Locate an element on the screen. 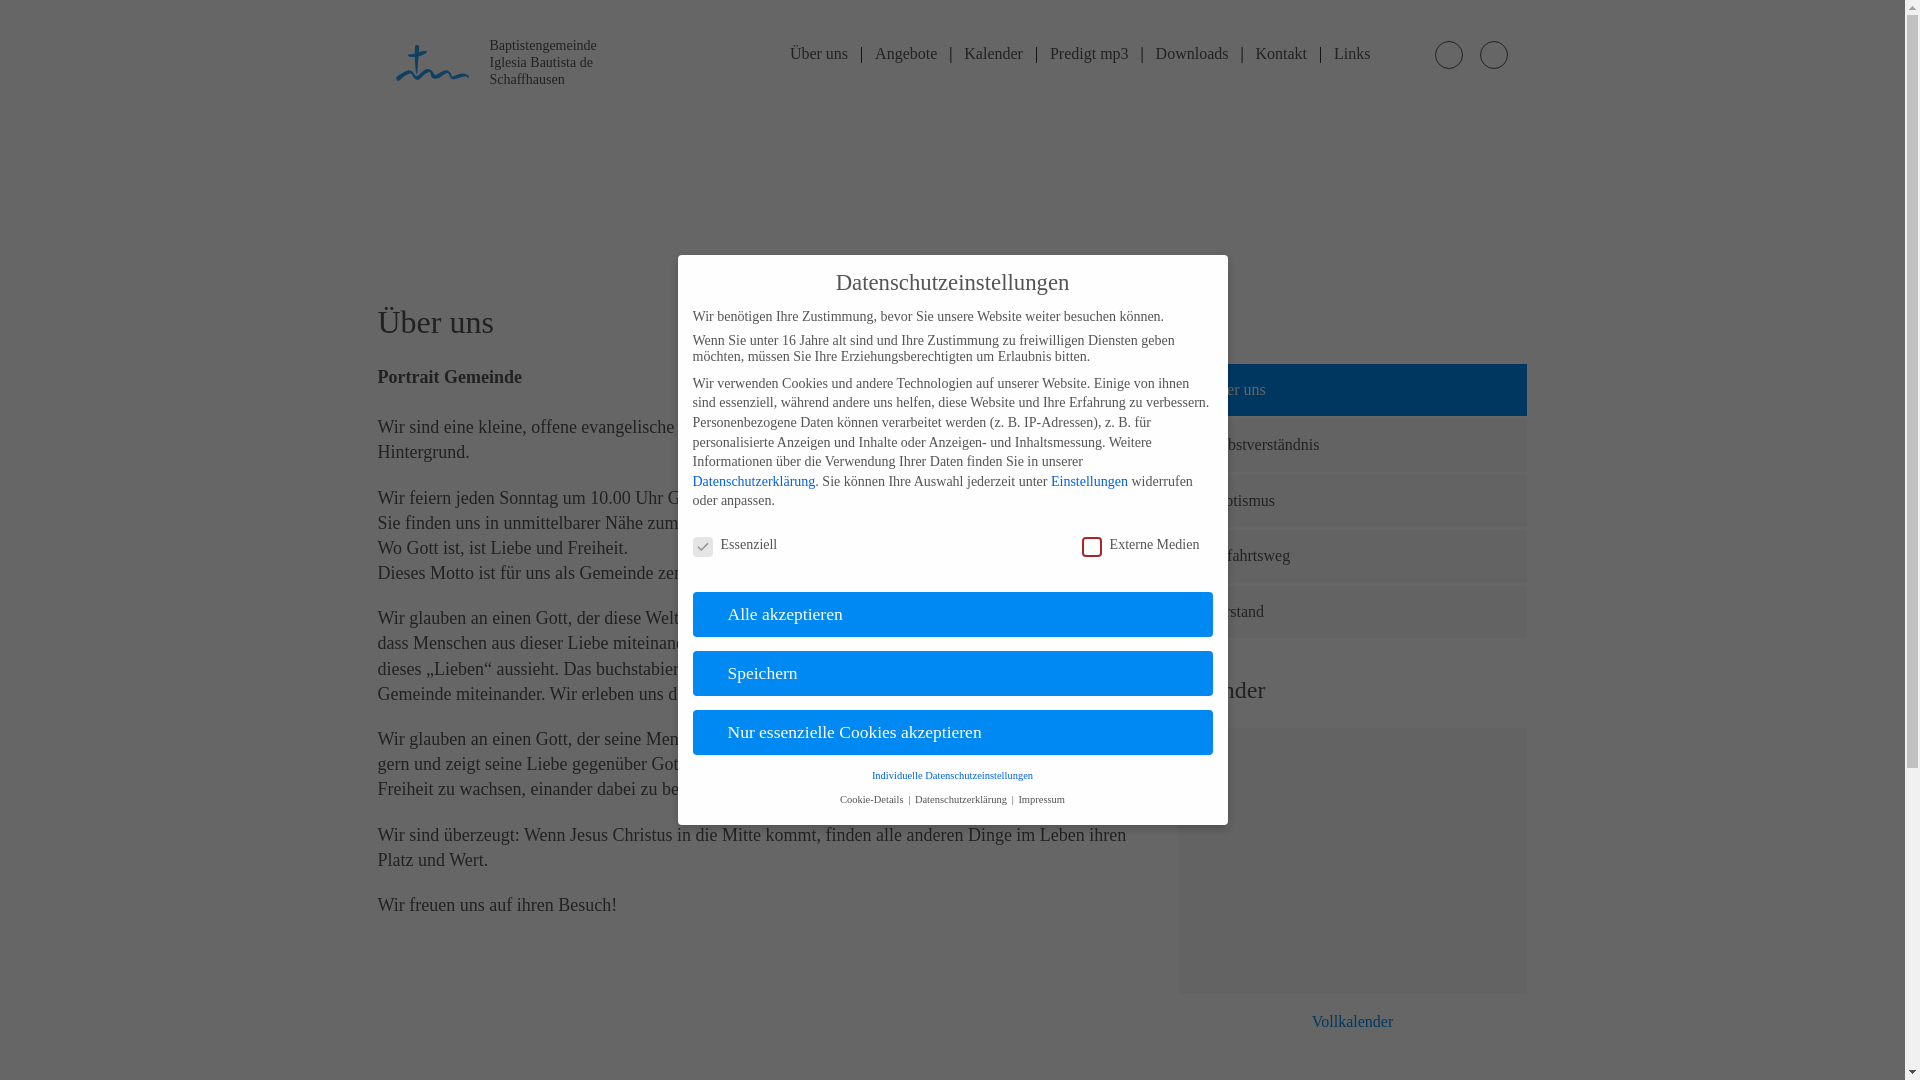  'Individuelle Datenschutzeinstellungen' is located at coordinates (951, 774).